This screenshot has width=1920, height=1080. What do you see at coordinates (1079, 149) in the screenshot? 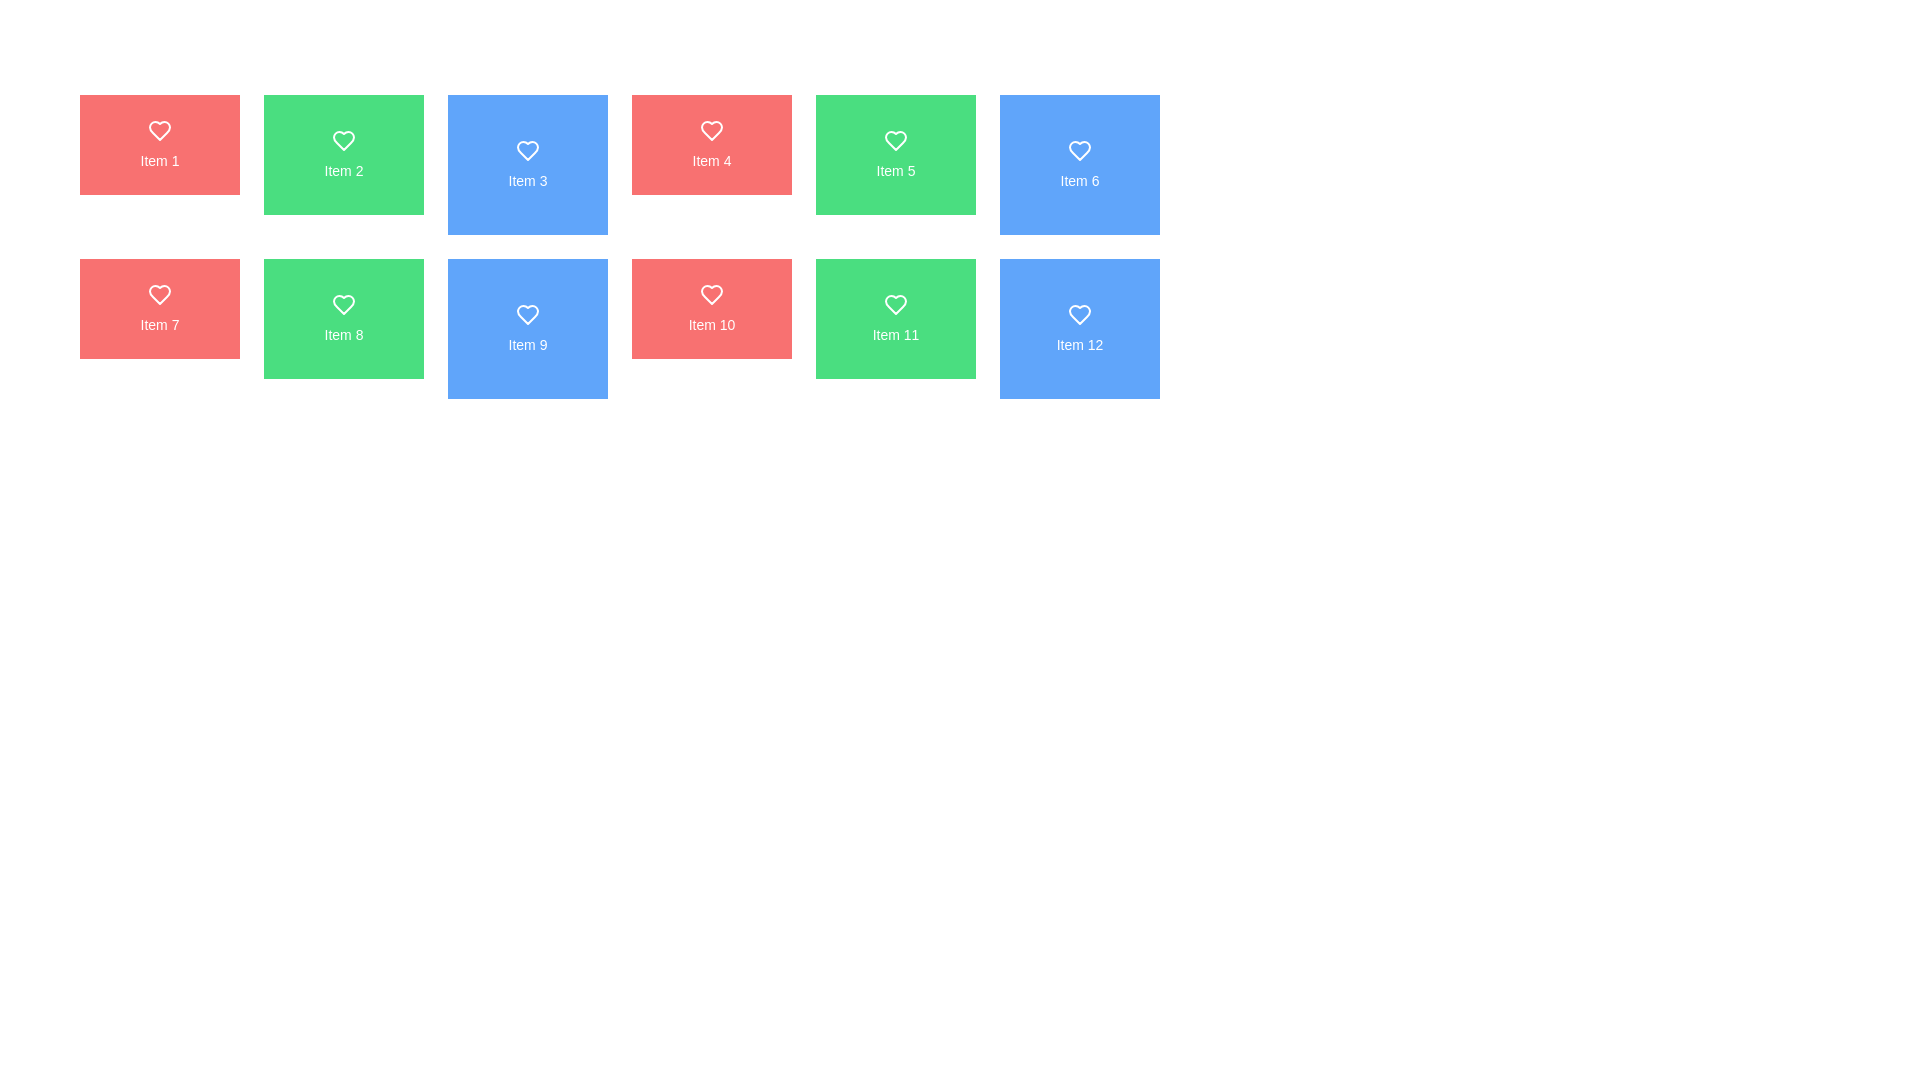
I see `the heart icon located in the third column of the second row inside the blue box labeled 'Item 6'` at bounding box center [1079, 149].